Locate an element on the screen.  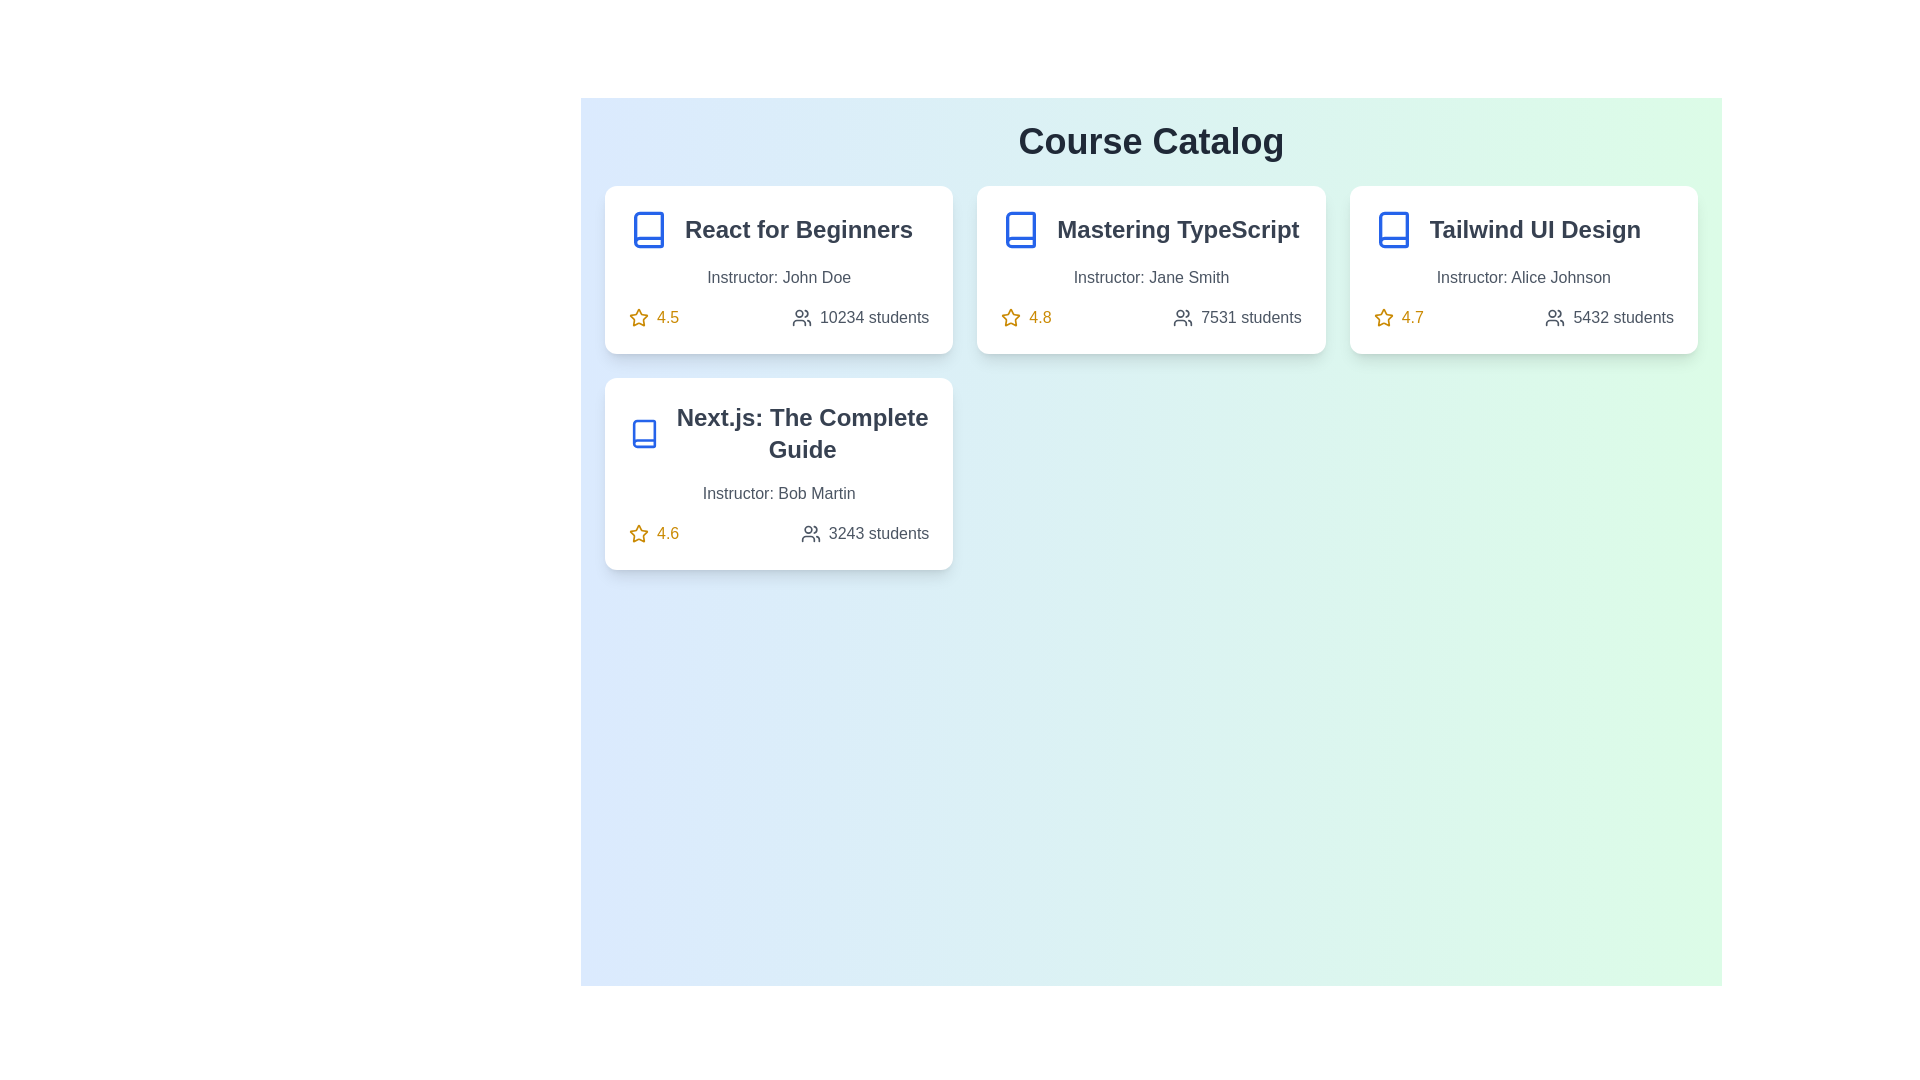
the instructor name text element in the 'Mastering TypeScript' card, which is located below the title and above the student count is located at coordinates (1151, 277).